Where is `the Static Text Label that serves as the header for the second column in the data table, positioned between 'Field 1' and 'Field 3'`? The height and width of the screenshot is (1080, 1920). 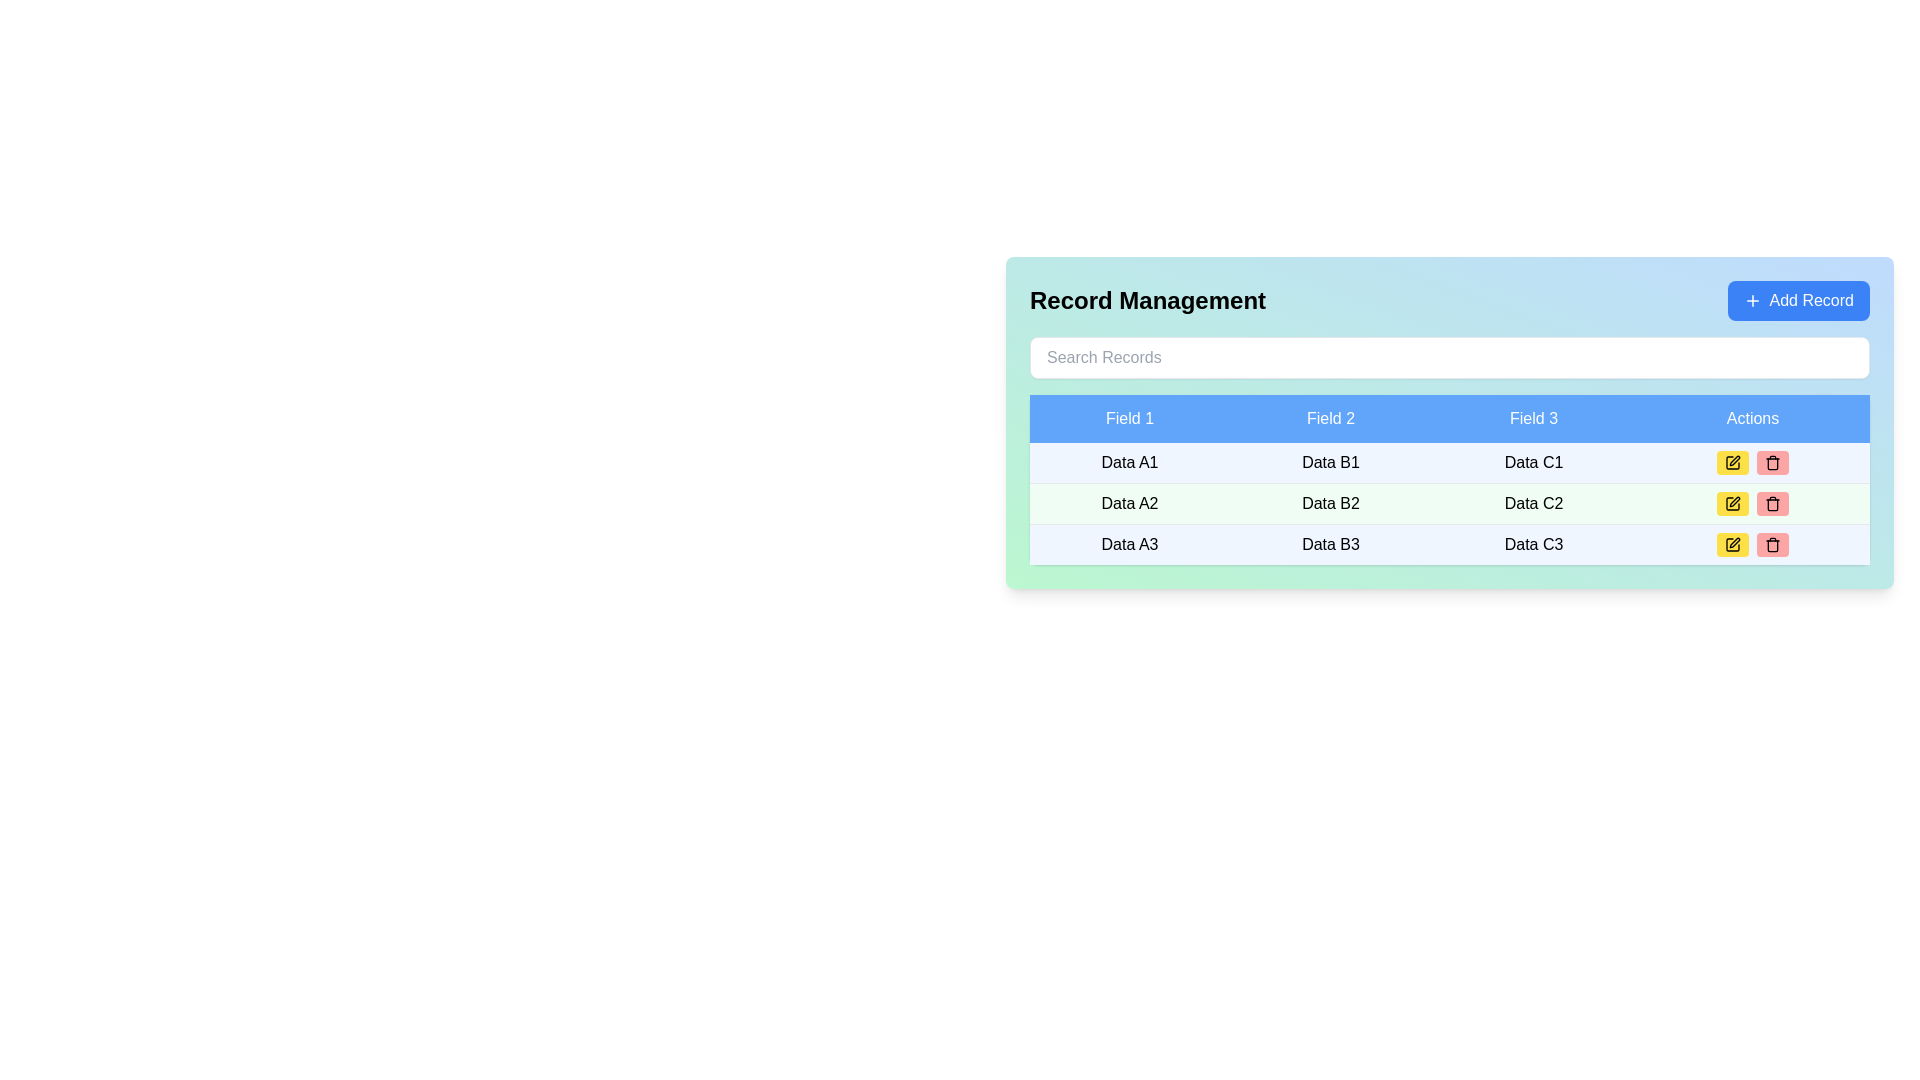 the Static Text Label that serves as the header for the second column in the data table, positioned between 'Field 1' and 'Field 3' is located at coordinates (1330, 418).